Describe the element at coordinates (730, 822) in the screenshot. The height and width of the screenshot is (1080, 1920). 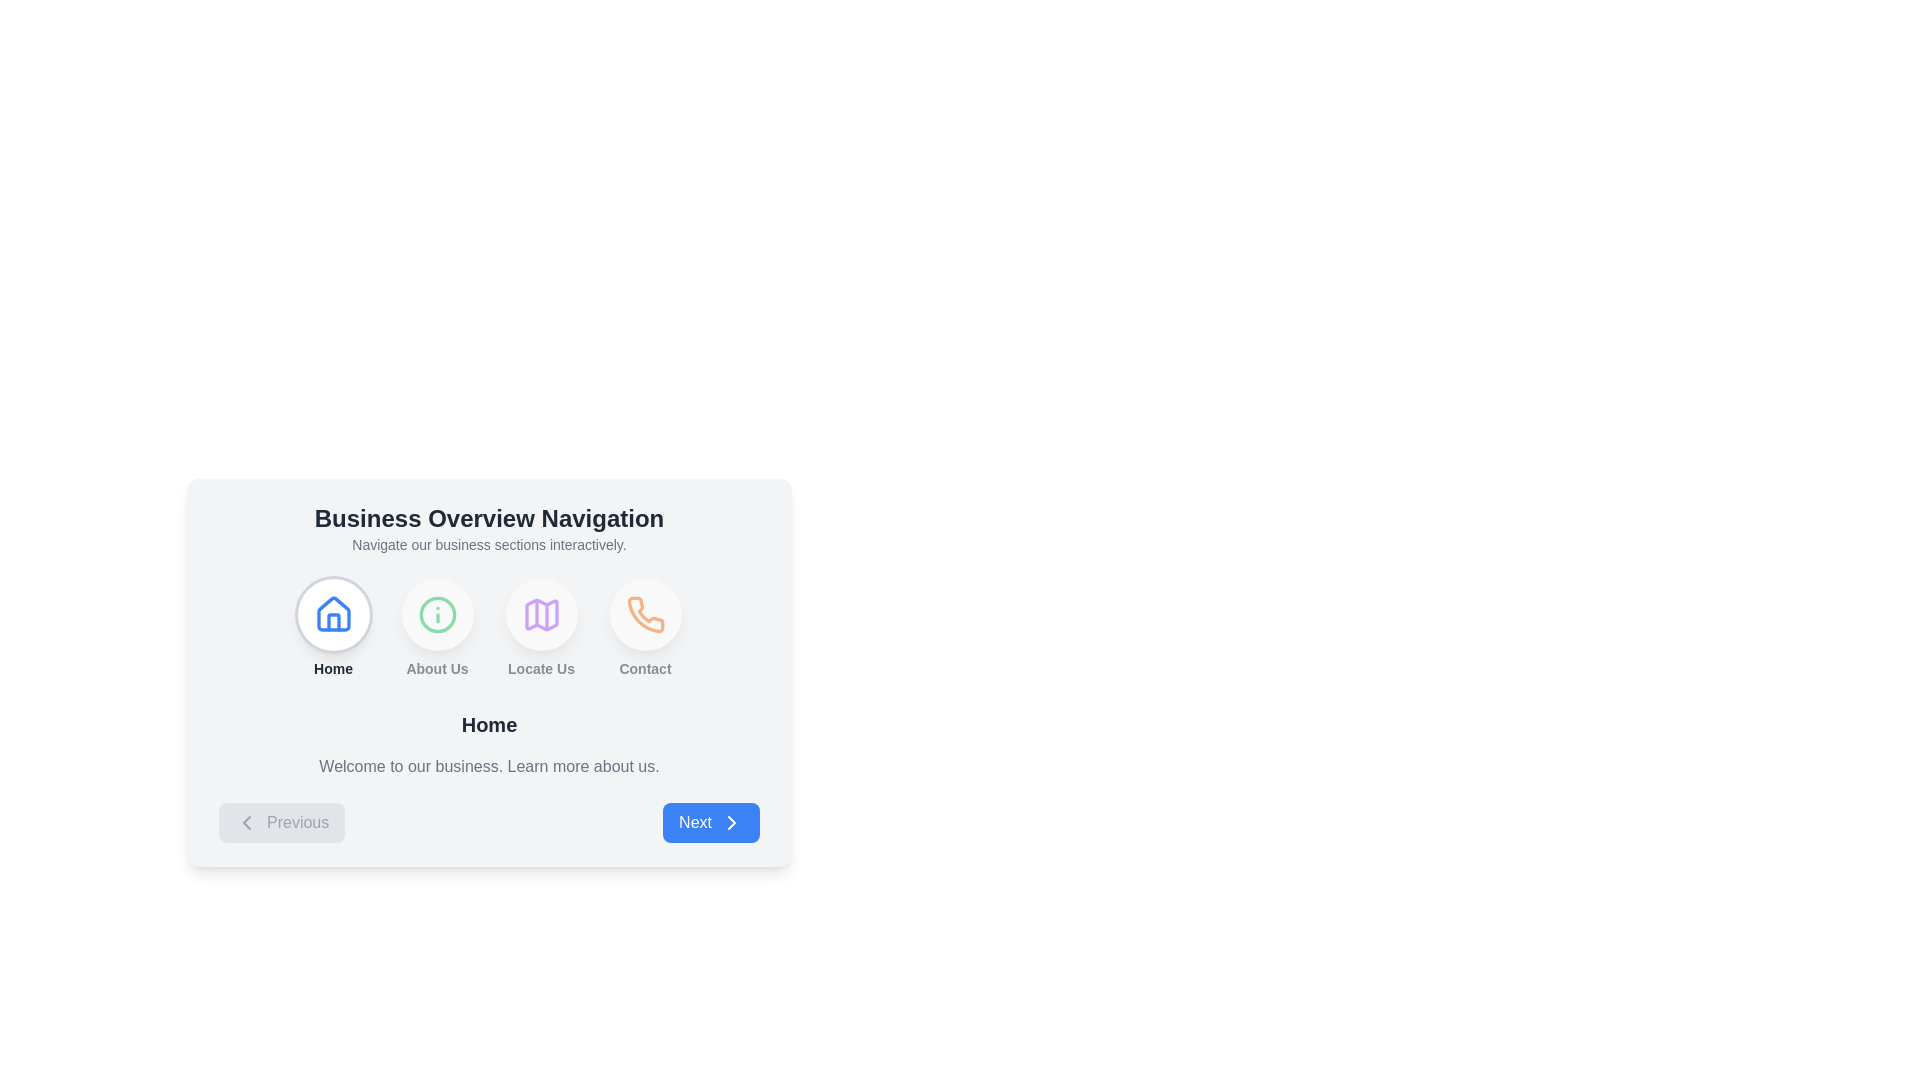
I see `the small right-pointing arrow icon with a white fill and blue stroke located at the end of the 'Next' button in the bottom-right corner of the card layout` at that location.